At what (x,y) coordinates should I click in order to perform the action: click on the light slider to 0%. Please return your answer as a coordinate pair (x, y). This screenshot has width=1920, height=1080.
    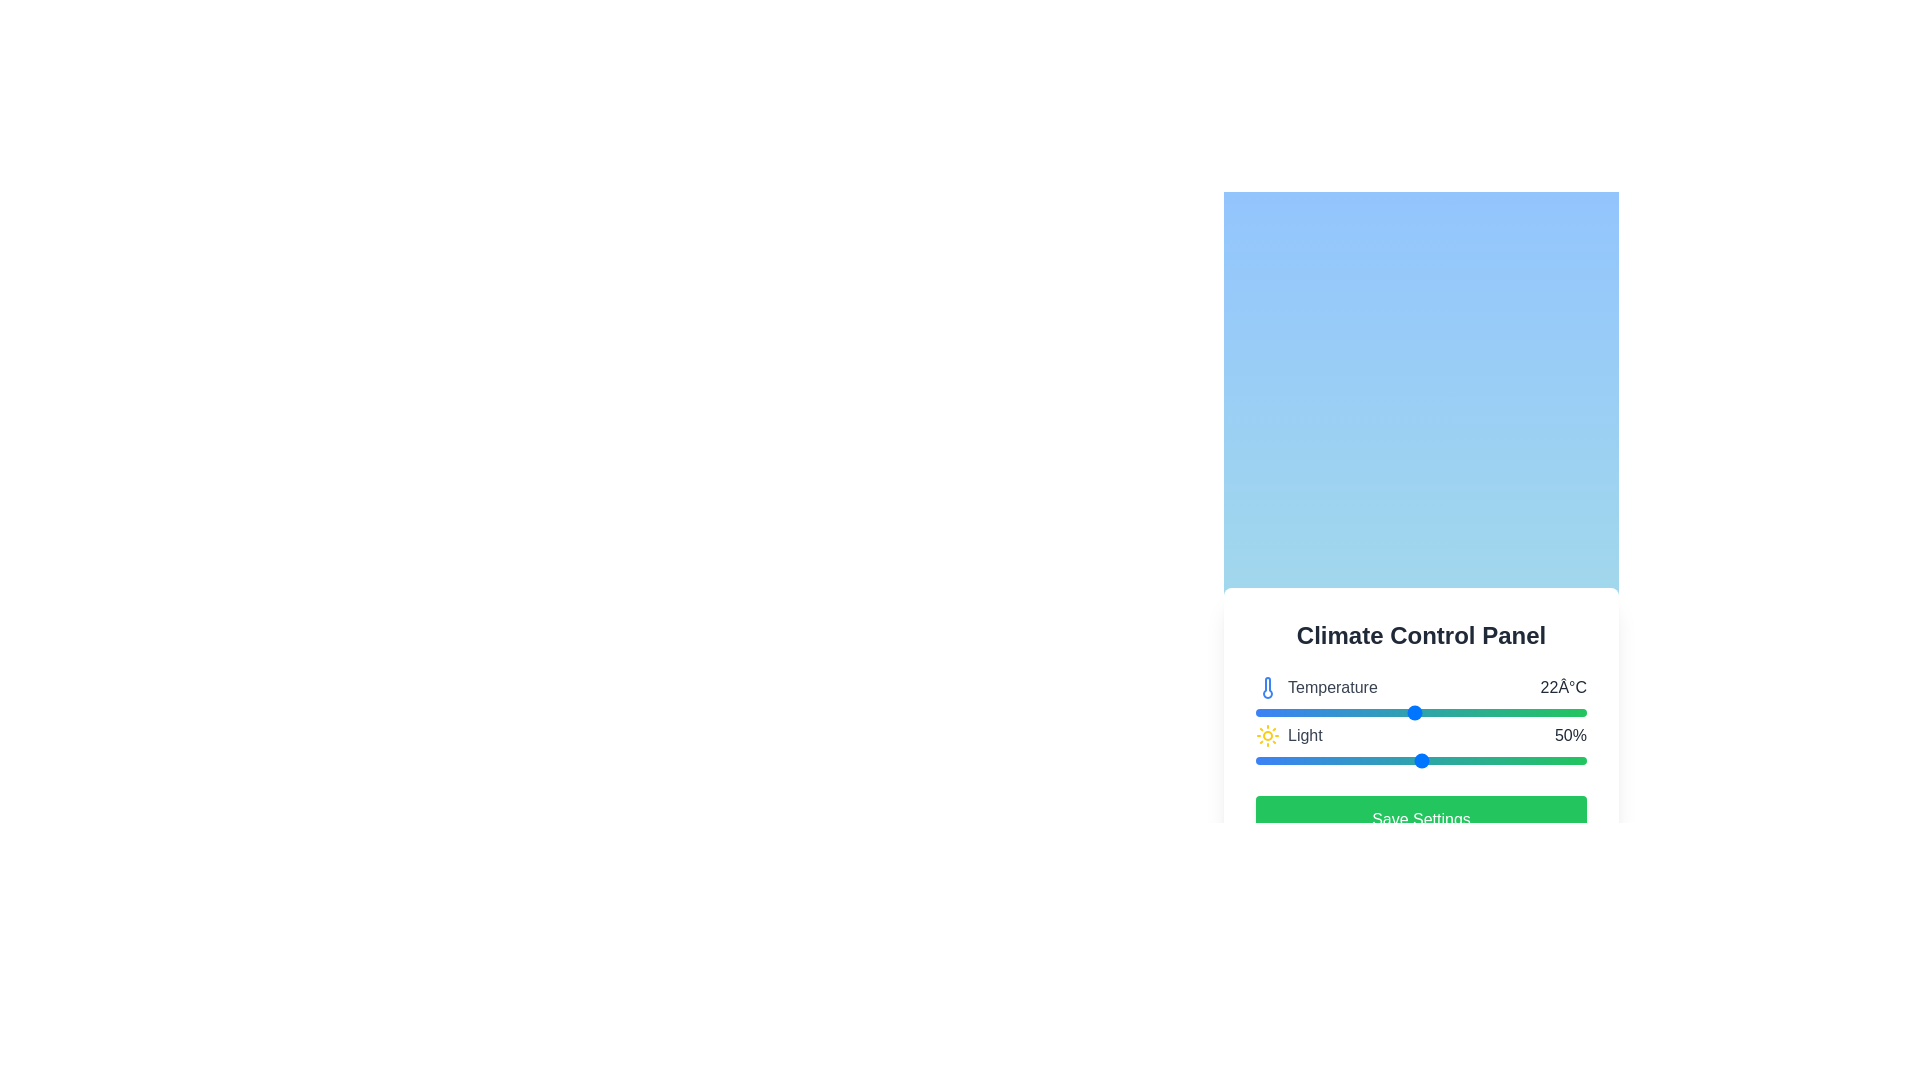
    Looking at the image, I should click on (1255, 760).